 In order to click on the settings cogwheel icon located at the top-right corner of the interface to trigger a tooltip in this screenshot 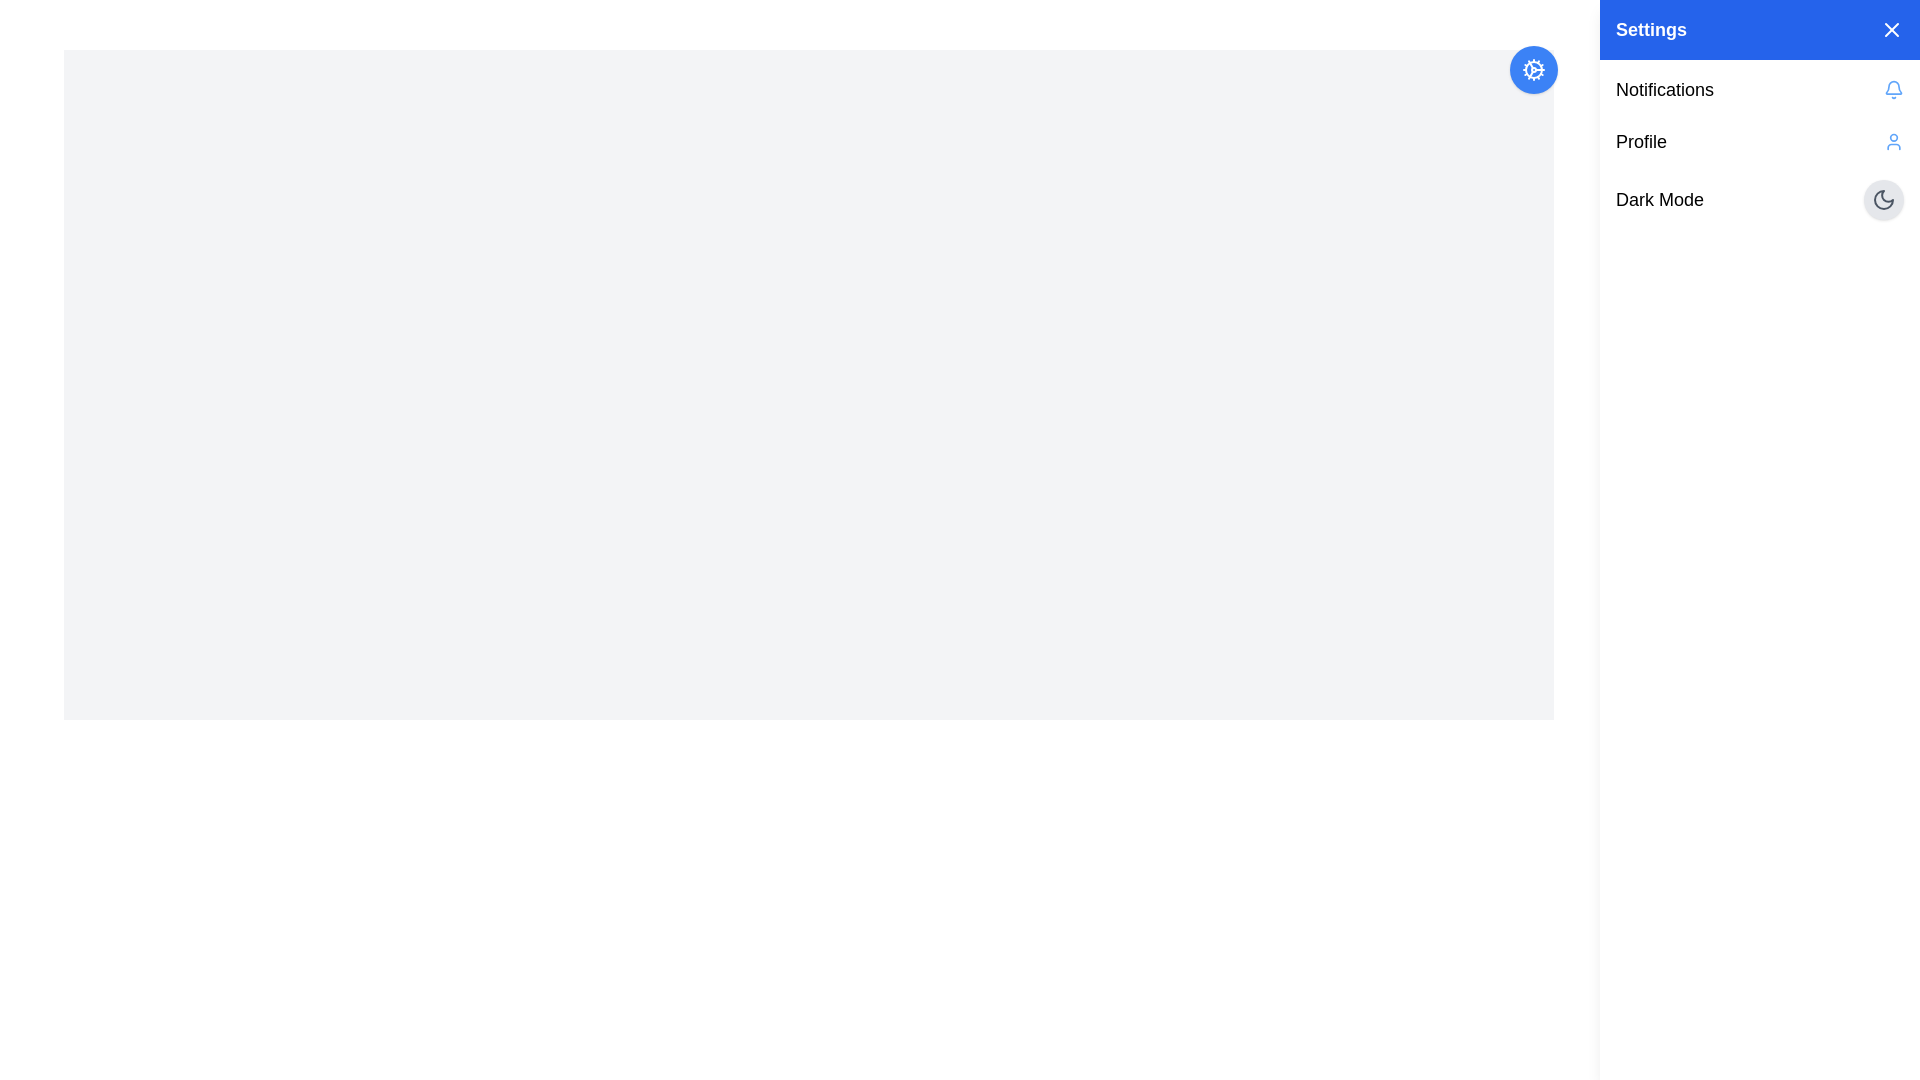, I will do `click(1533, 68)`.